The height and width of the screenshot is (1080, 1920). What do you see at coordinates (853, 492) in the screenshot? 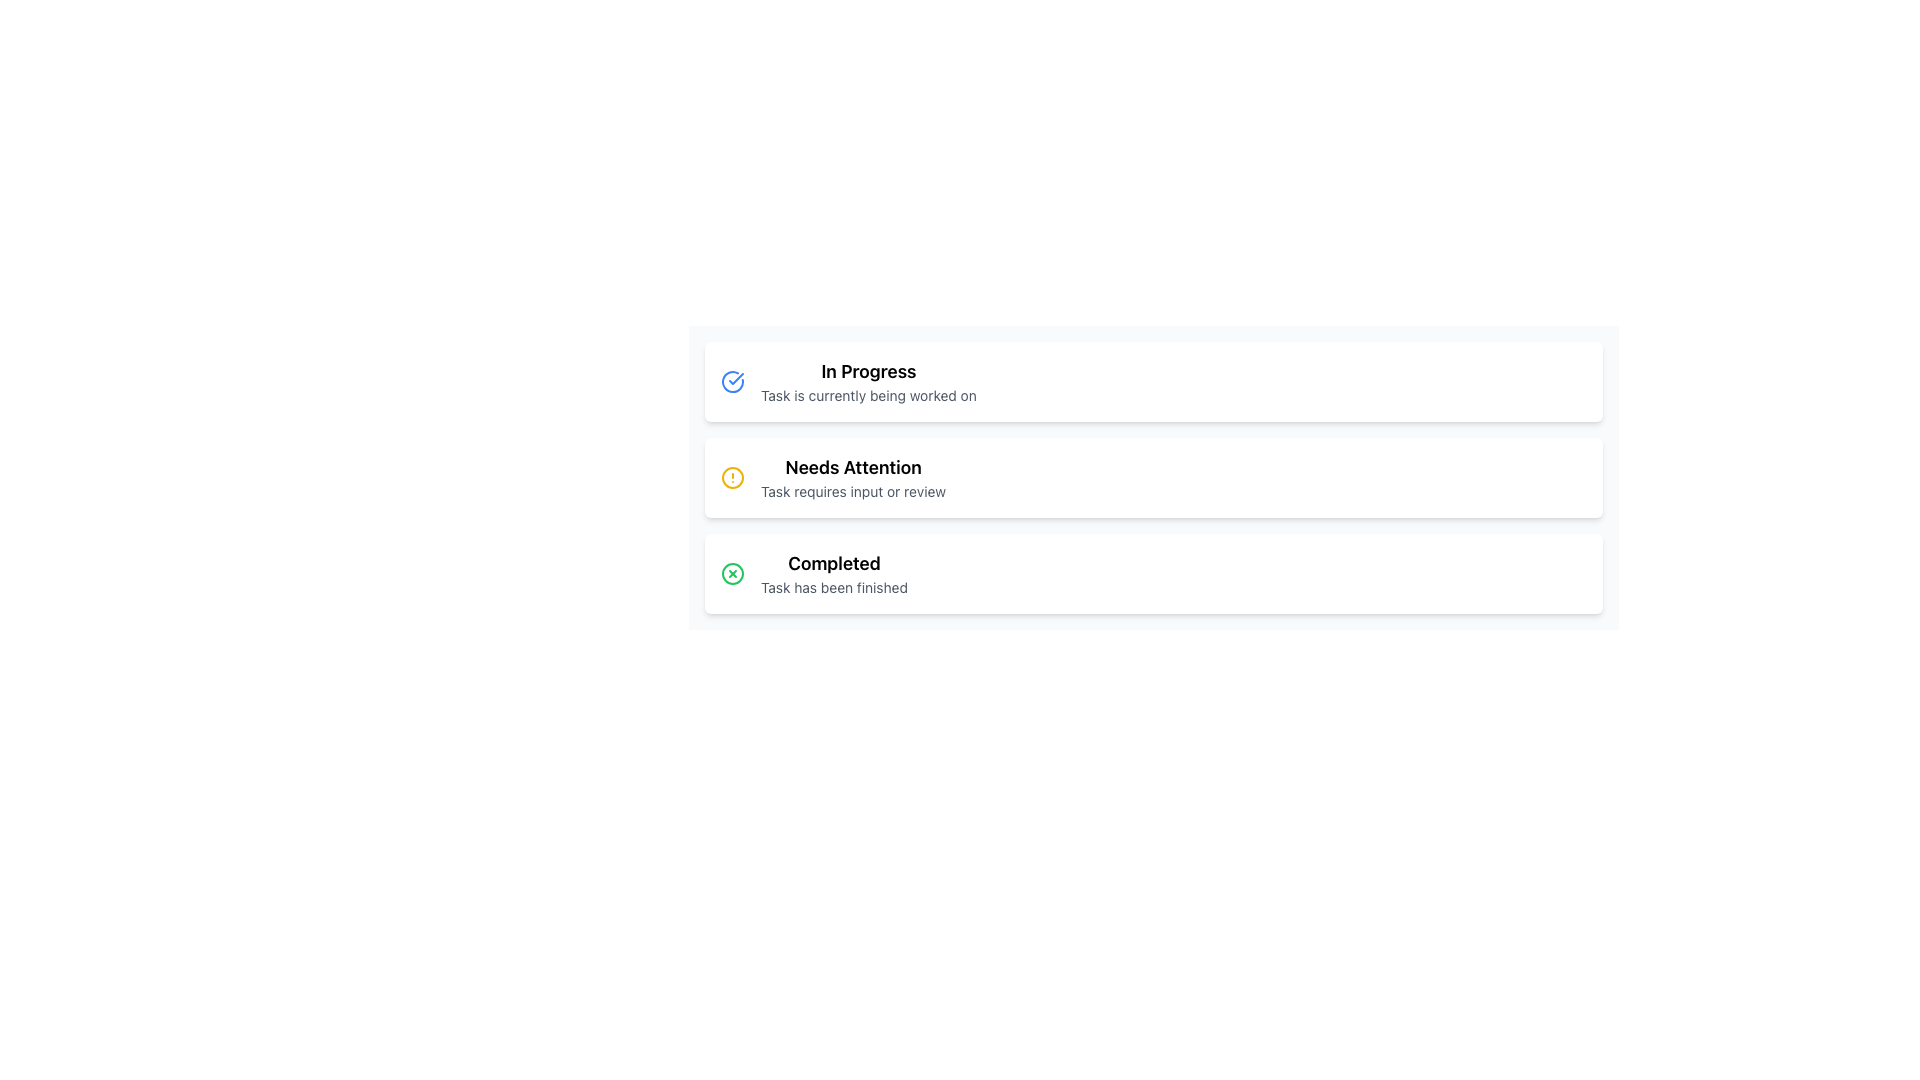
I see `text content of the text label that states 'Task requires input or review', which is styled in gray and located below the 'Needs Attention' heading` at bounding box center [853, 492].